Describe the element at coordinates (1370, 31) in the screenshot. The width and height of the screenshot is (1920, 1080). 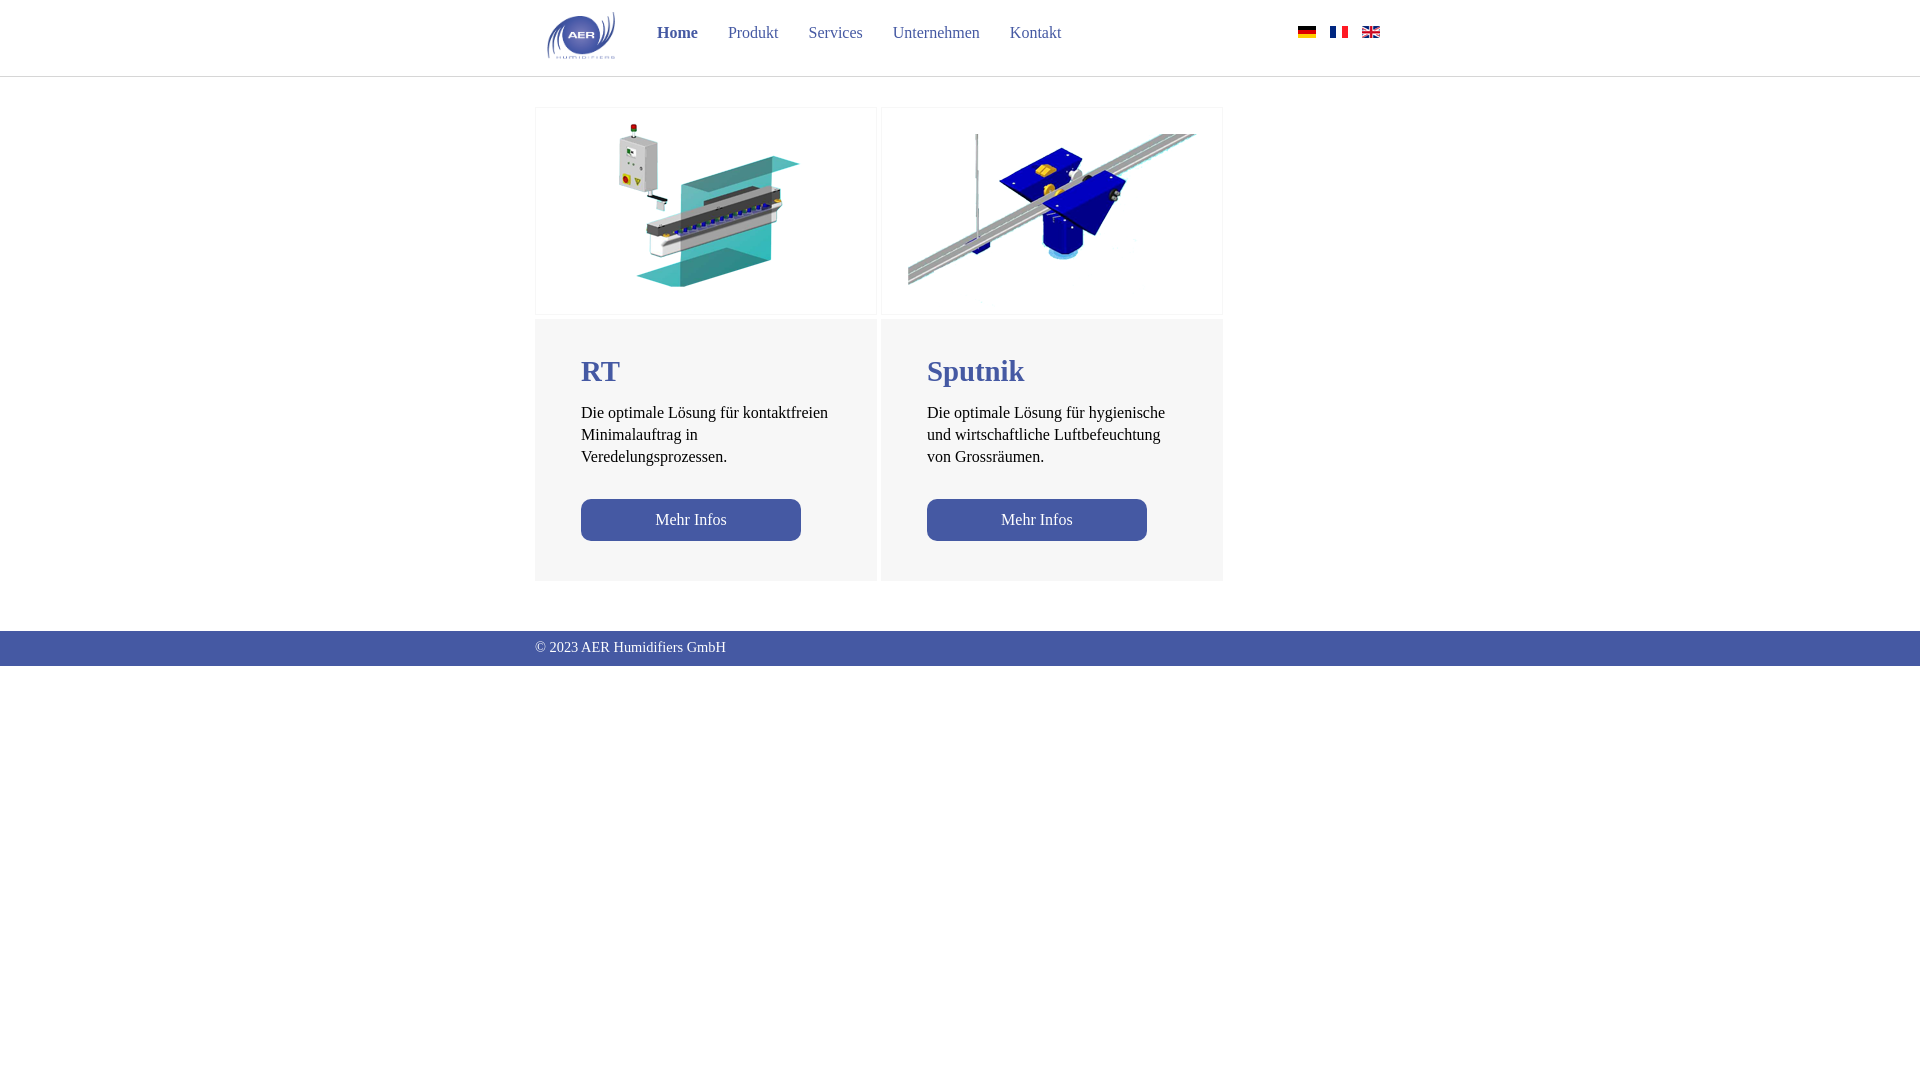
I see `'English (United Kingdom)'` at that location.